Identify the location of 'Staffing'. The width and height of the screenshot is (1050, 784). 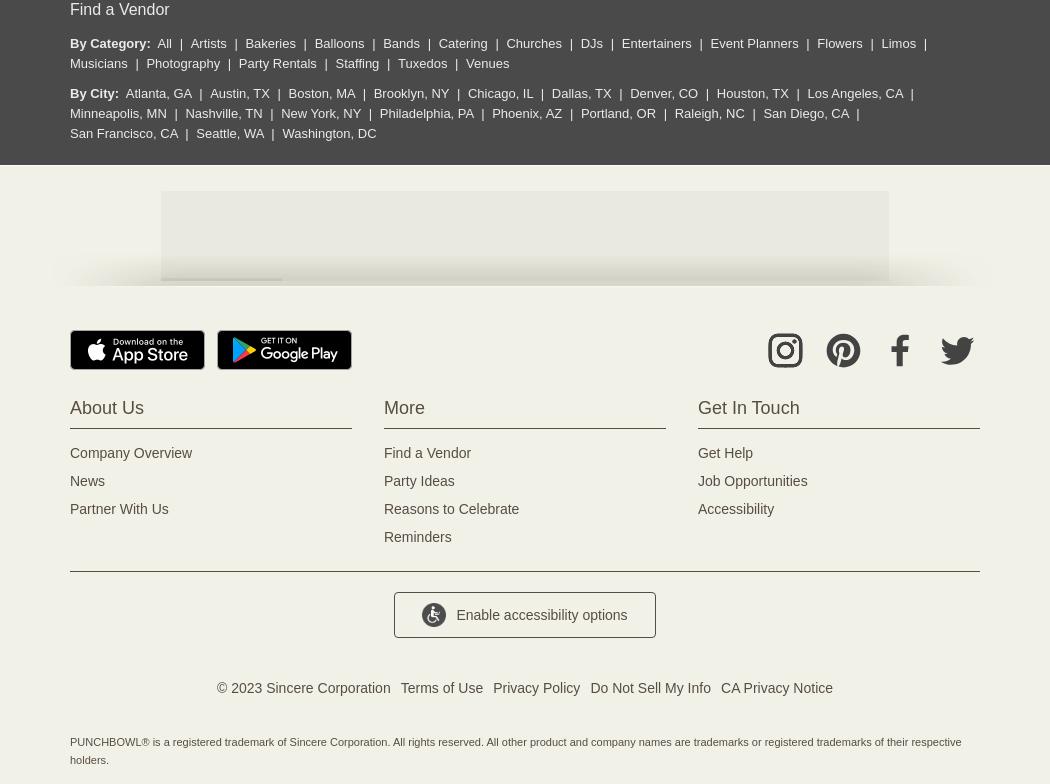
(356, 63).